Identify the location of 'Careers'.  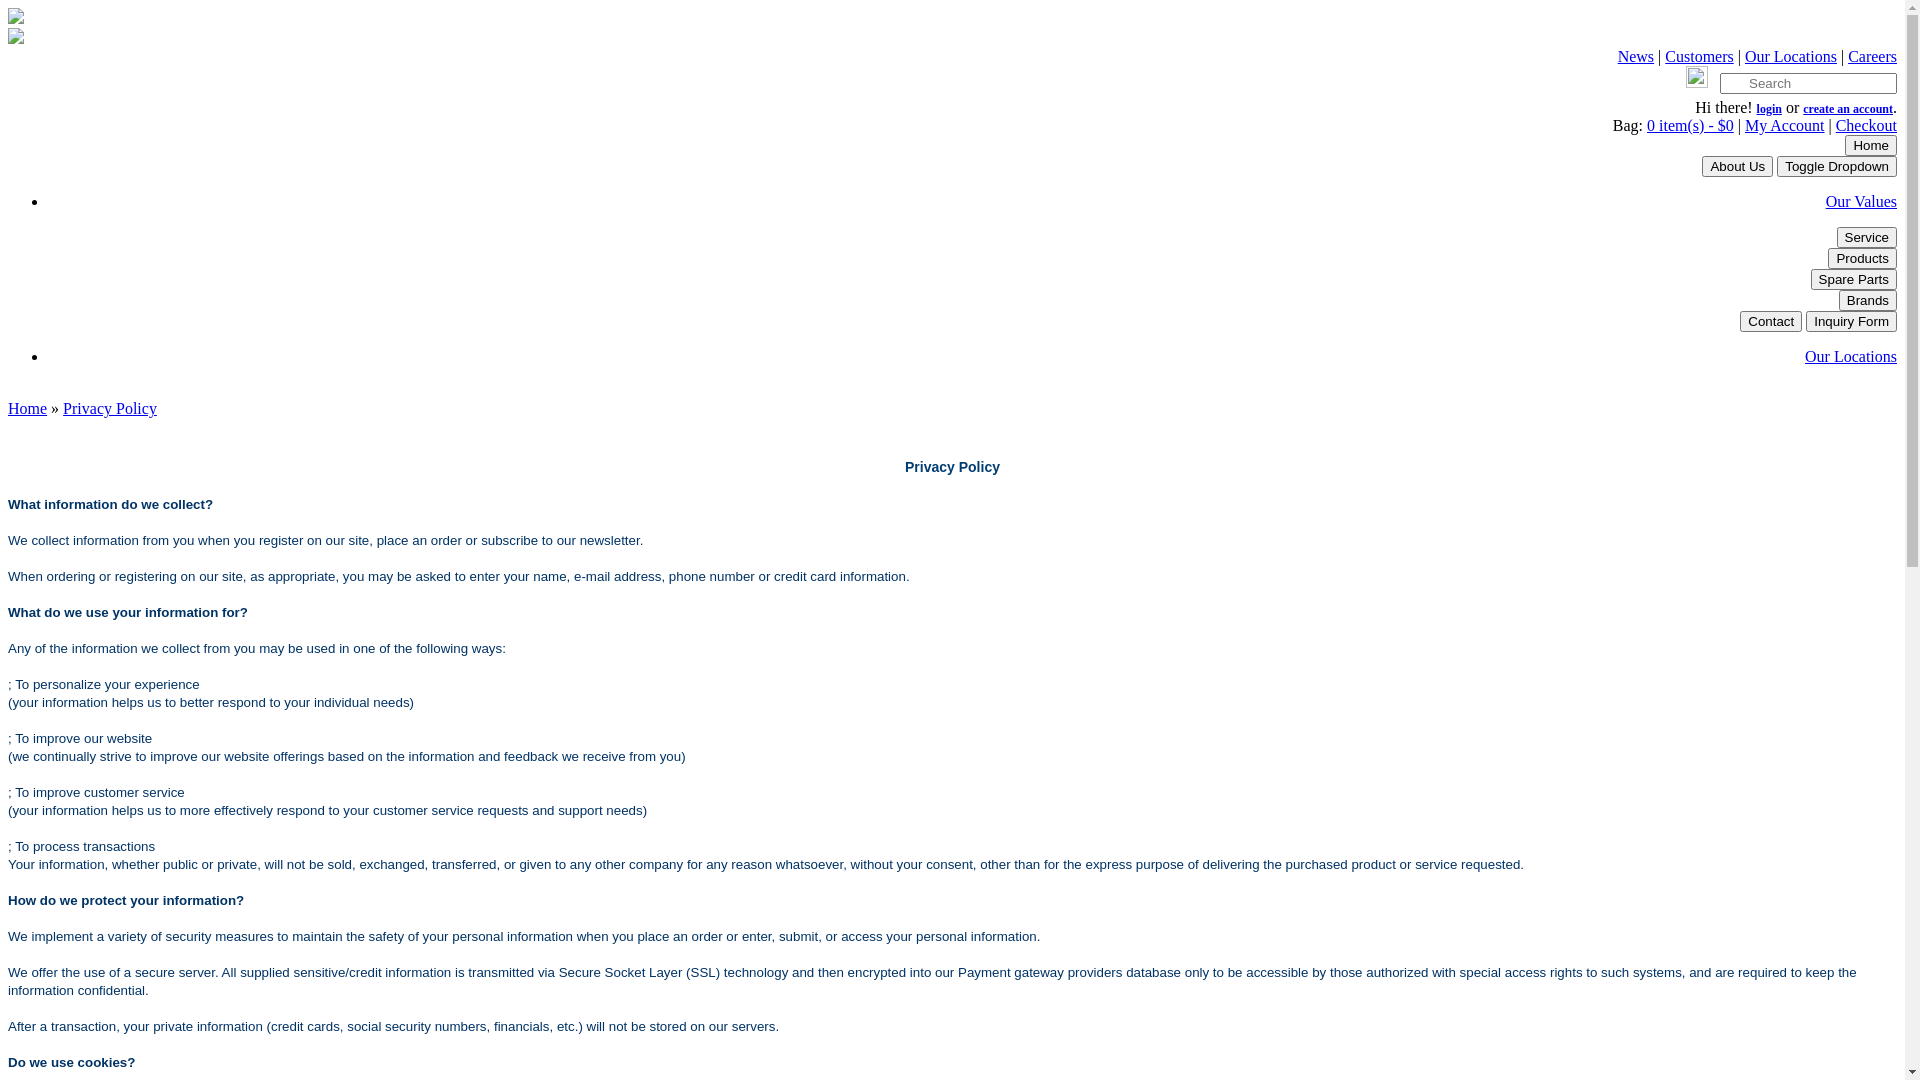
(1871, 55).